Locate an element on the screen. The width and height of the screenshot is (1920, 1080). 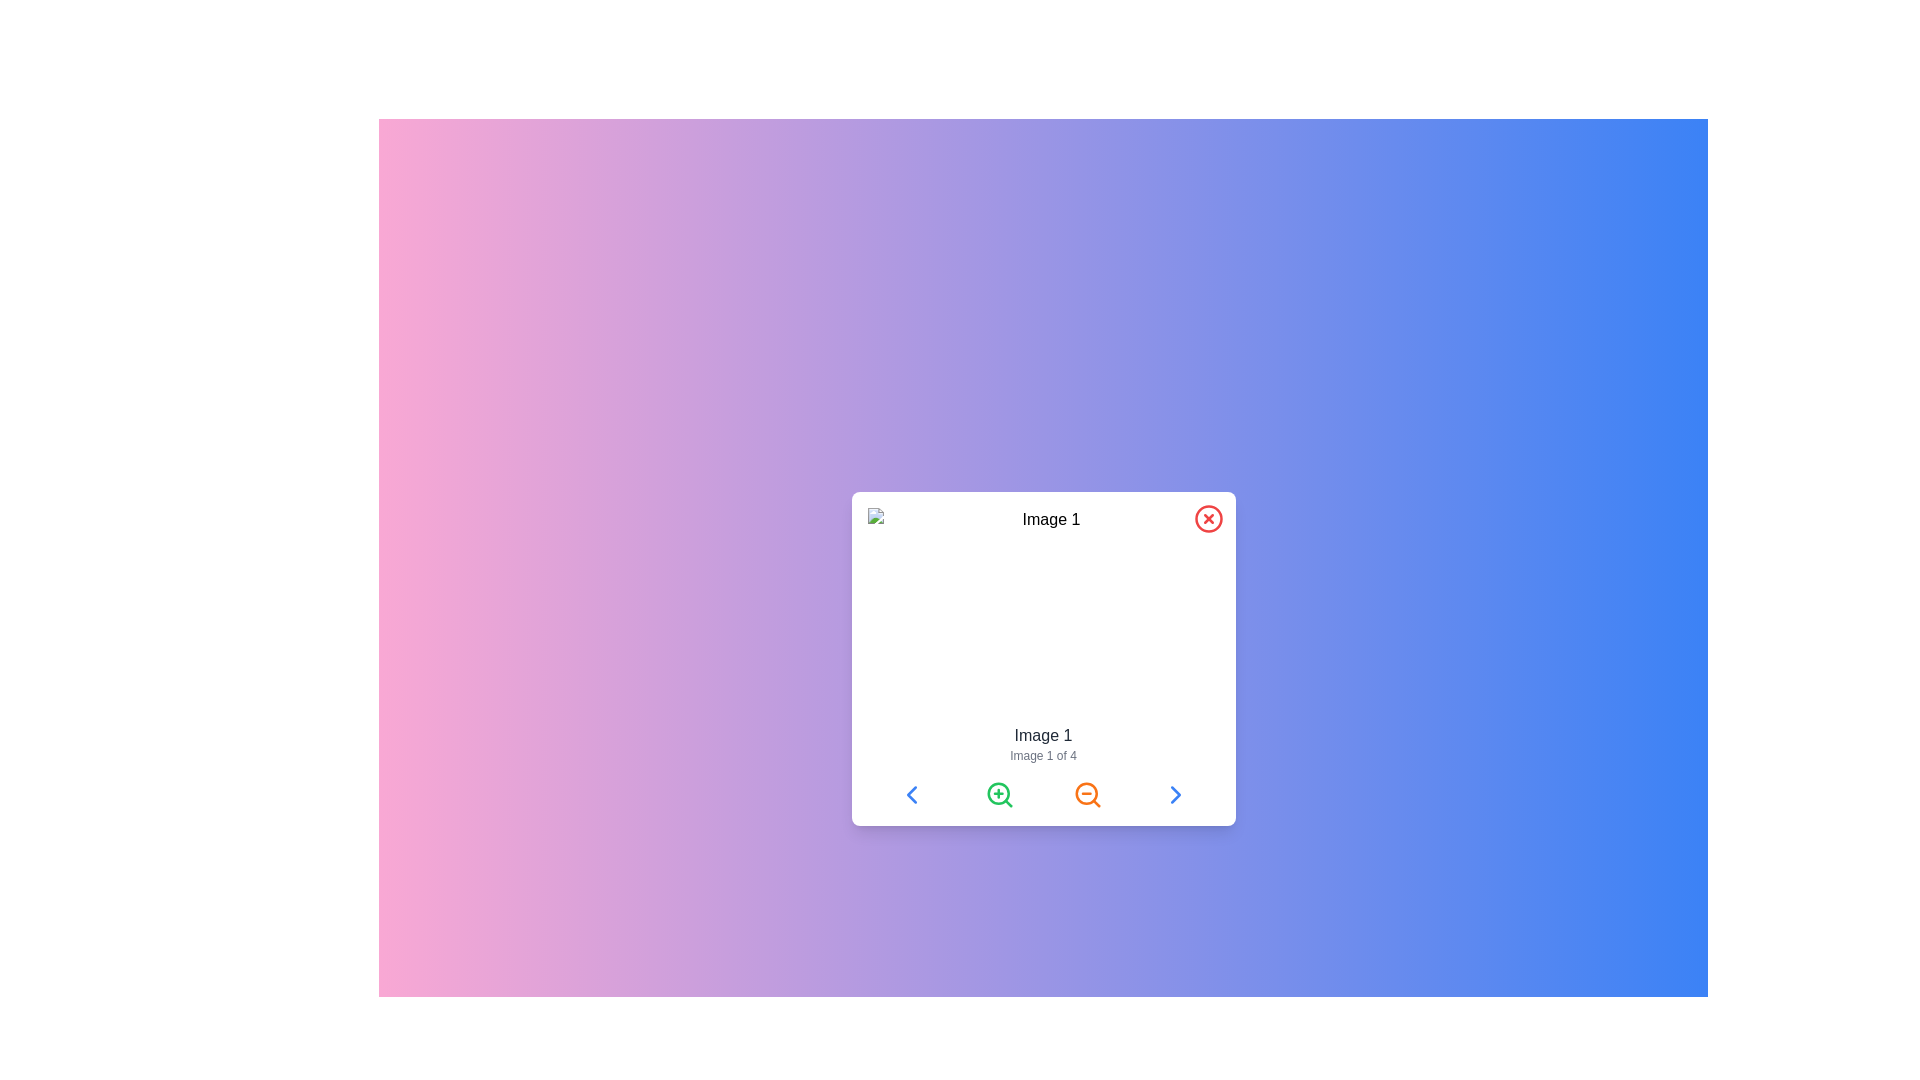
the label or caption text located beneath 'Image 1' in the centered dialog box, which provides auxiliary information about the current image is located at coordinates (1042, 756).